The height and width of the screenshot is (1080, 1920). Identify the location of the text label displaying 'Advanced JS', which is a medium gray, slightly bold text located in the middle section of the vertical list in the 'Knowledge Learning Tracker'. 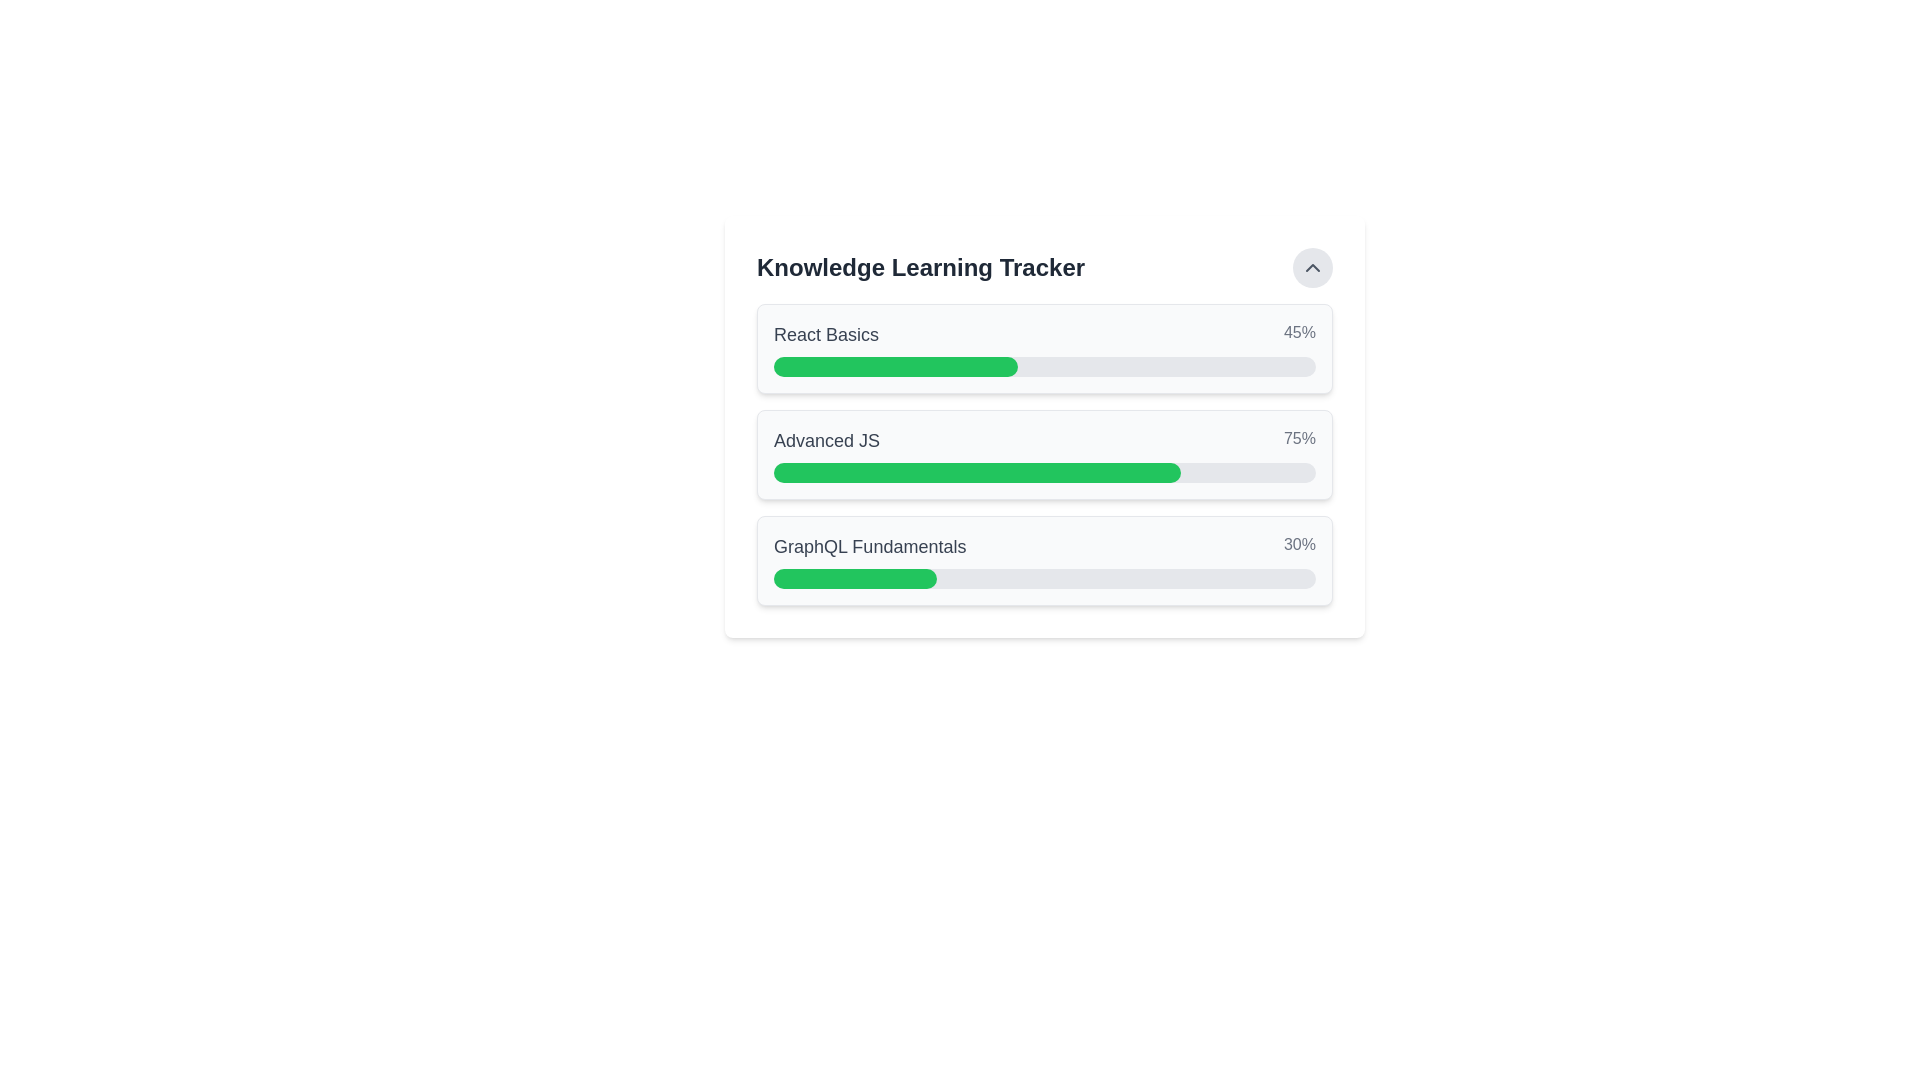
(826, 439).